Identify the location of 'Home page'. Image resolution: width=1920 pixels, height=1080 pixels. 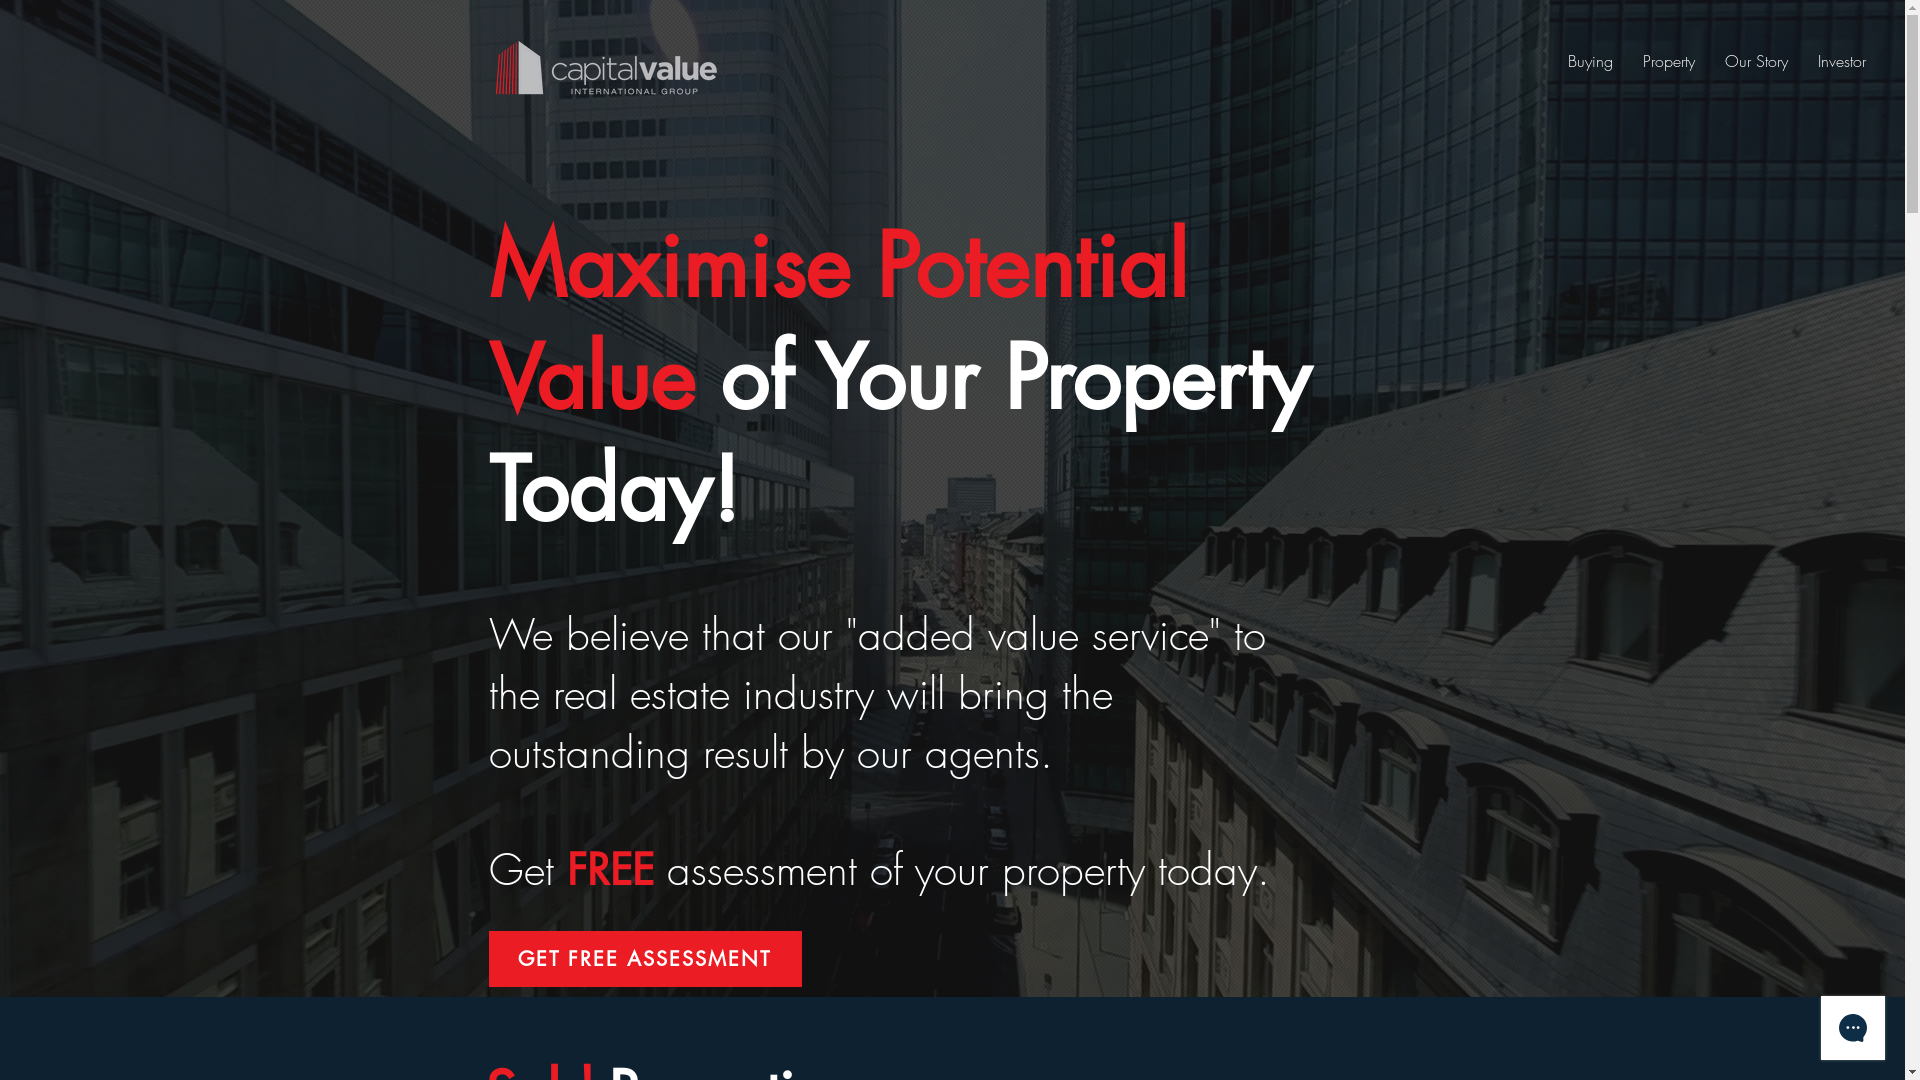
(603, 66).